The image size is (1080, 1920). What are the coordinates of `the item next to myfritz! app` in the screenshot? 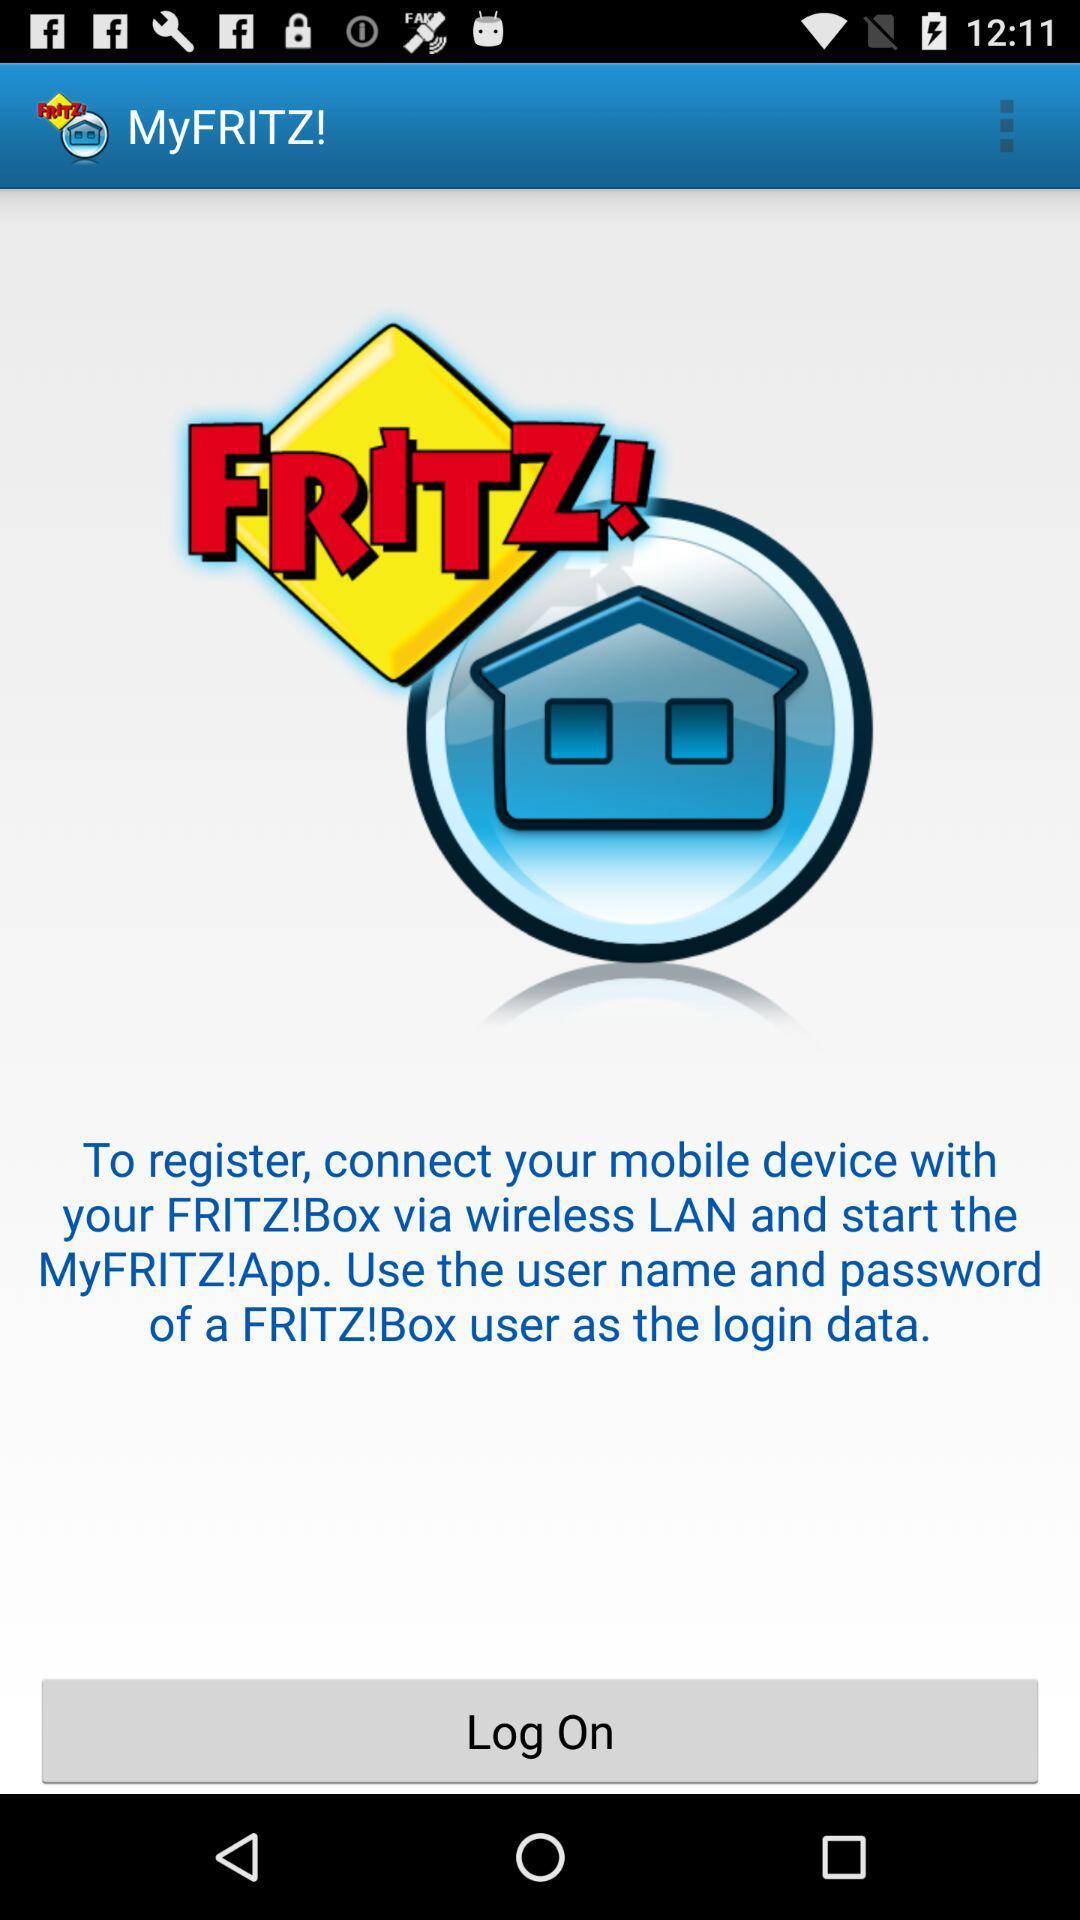 It's located at (1006, 124).